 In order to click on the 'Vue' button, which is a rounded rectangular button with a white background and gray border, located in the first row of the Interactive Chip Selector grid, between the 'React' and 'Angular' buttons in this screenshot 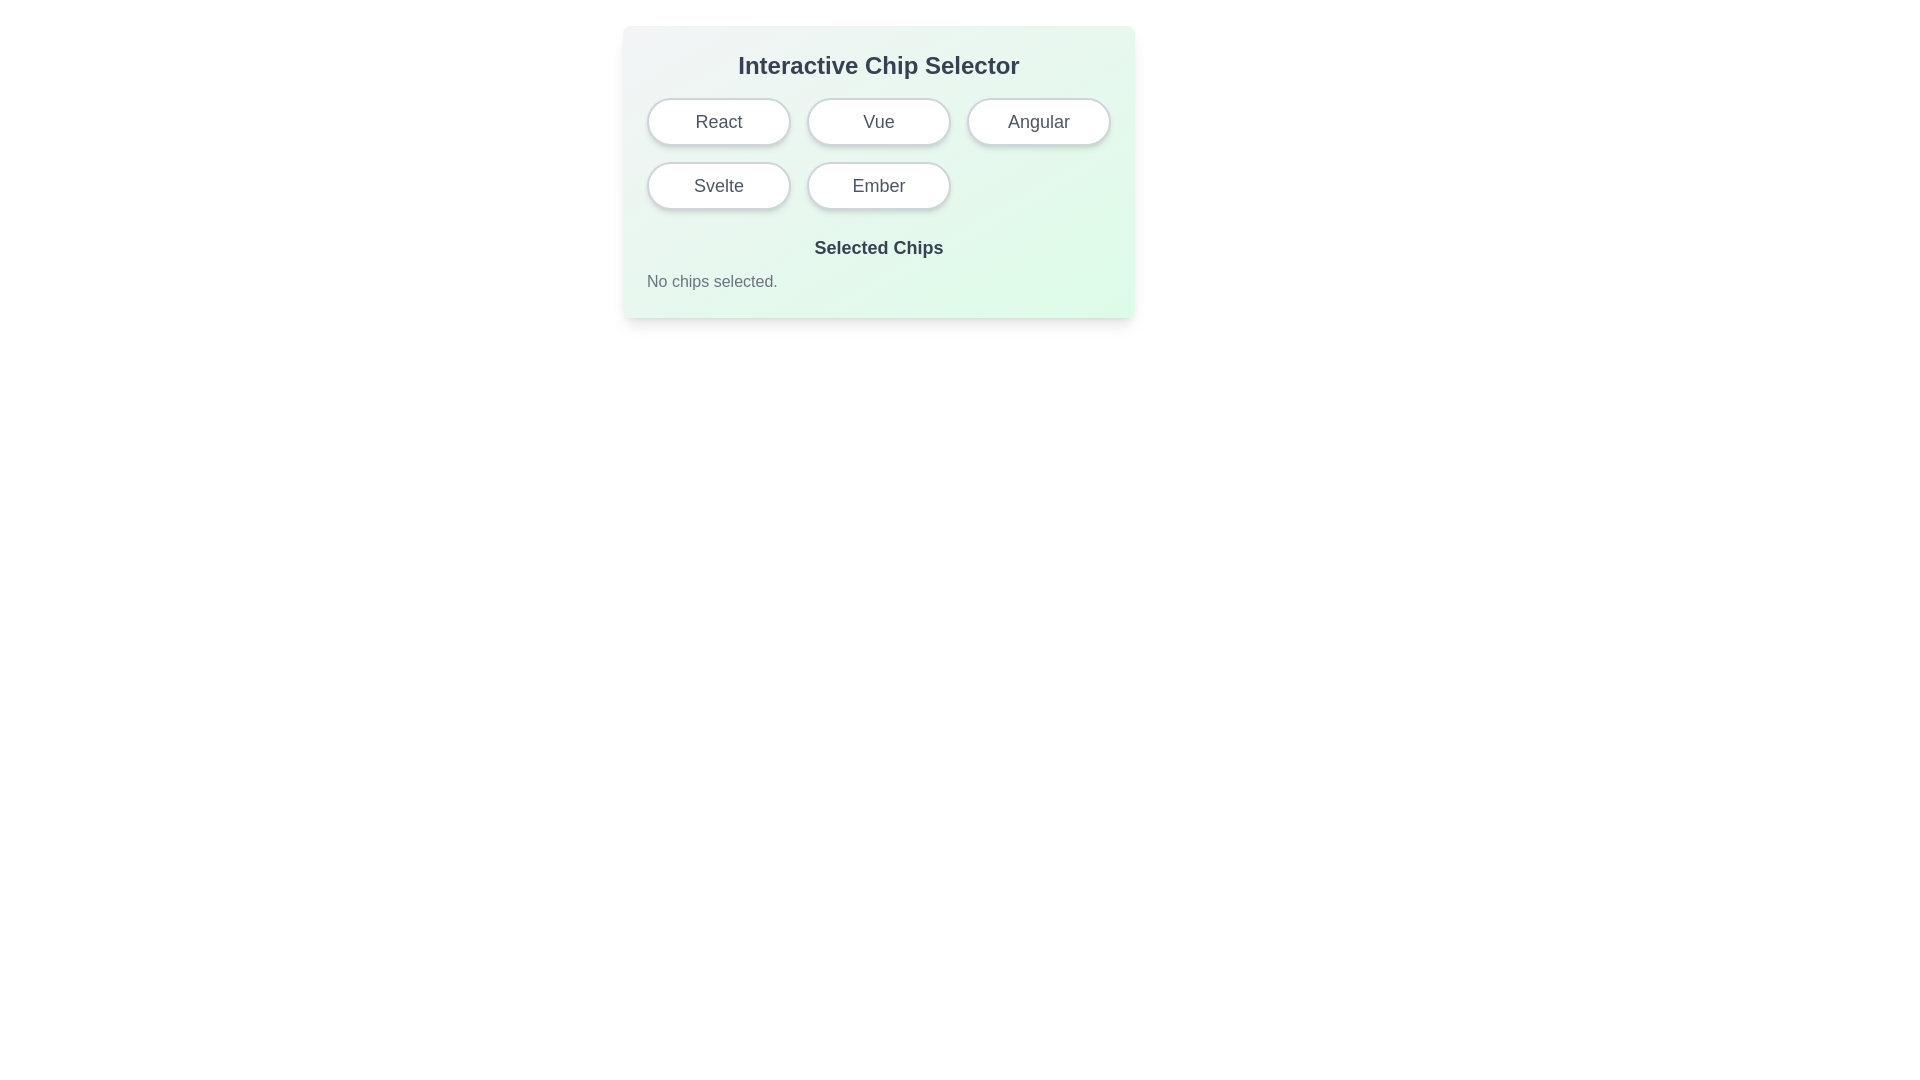, I will do `click(878, 122)`.